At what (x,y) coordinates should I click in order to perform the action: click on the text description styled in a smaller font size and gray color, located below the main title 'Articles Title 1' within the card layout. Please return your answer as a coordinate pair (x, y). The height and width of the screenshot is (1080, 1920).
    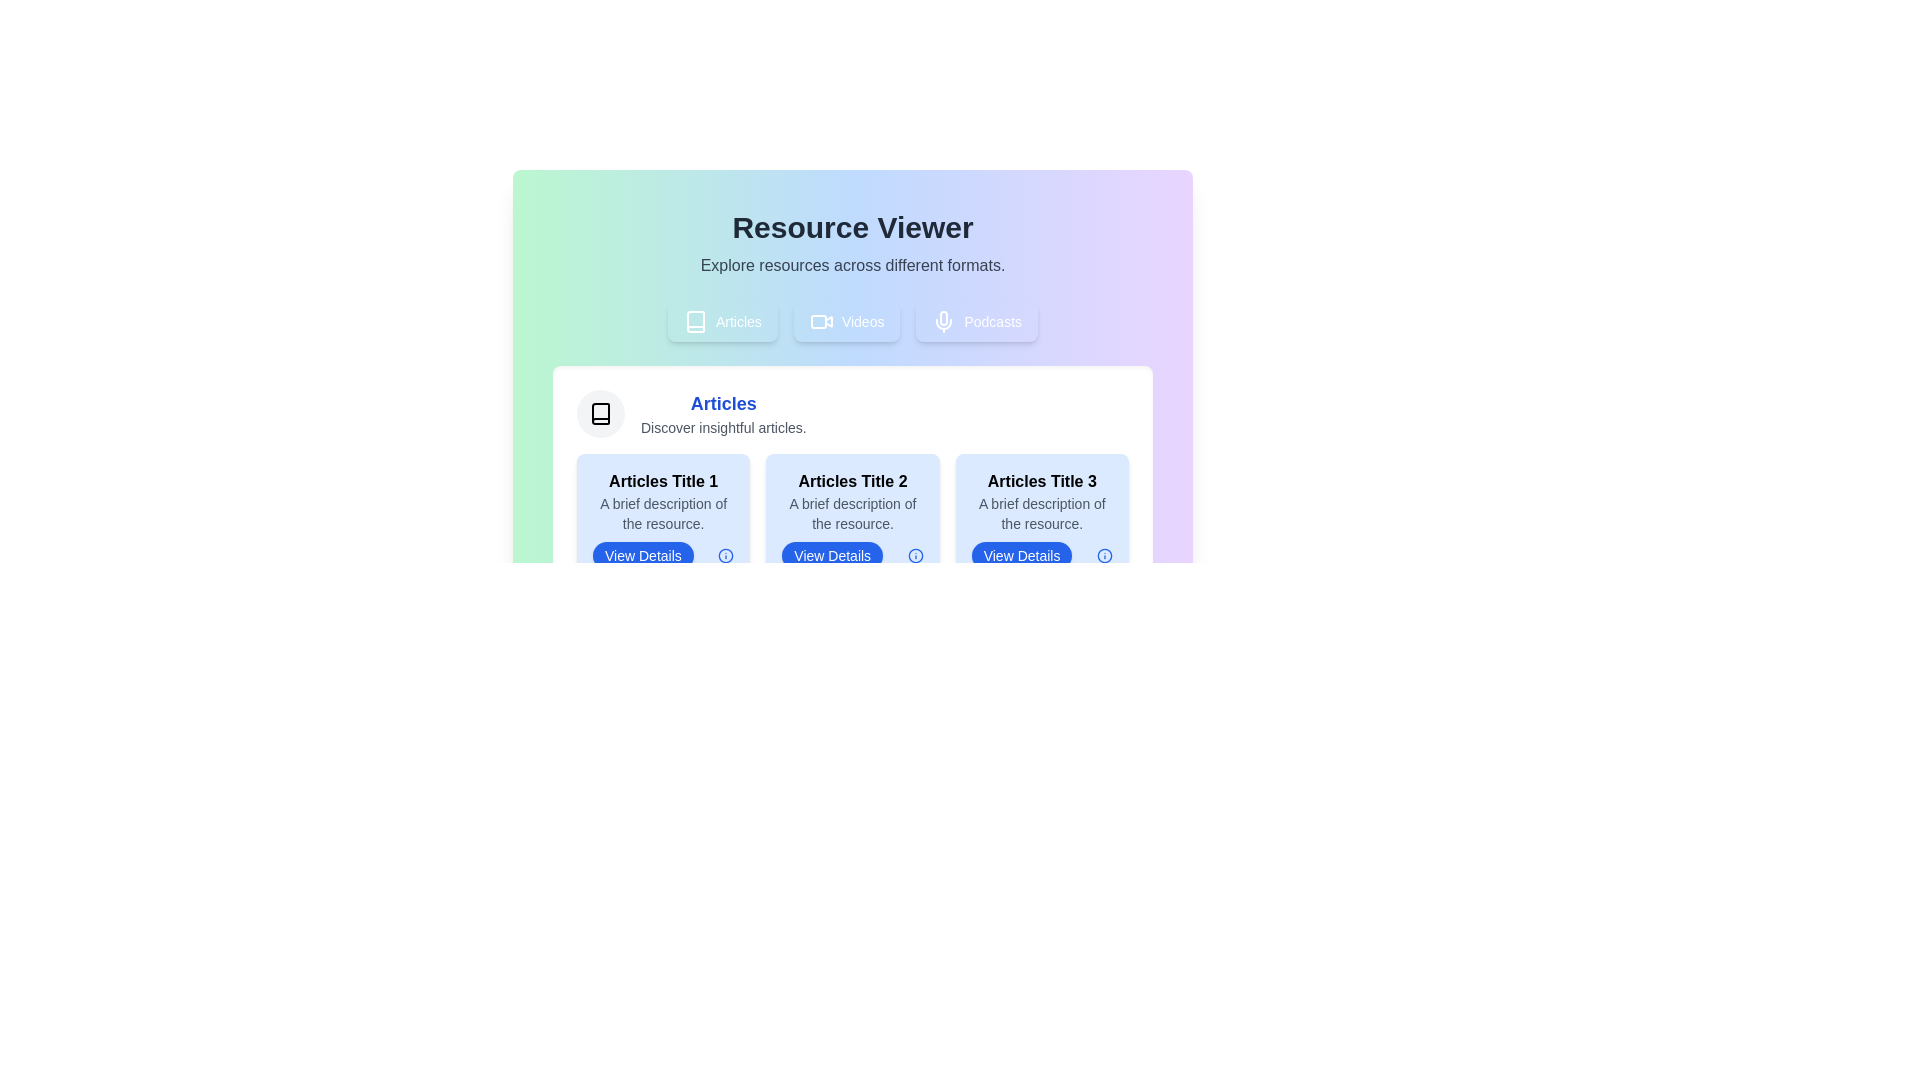
    Looking at the image, I should click on (663, 512).